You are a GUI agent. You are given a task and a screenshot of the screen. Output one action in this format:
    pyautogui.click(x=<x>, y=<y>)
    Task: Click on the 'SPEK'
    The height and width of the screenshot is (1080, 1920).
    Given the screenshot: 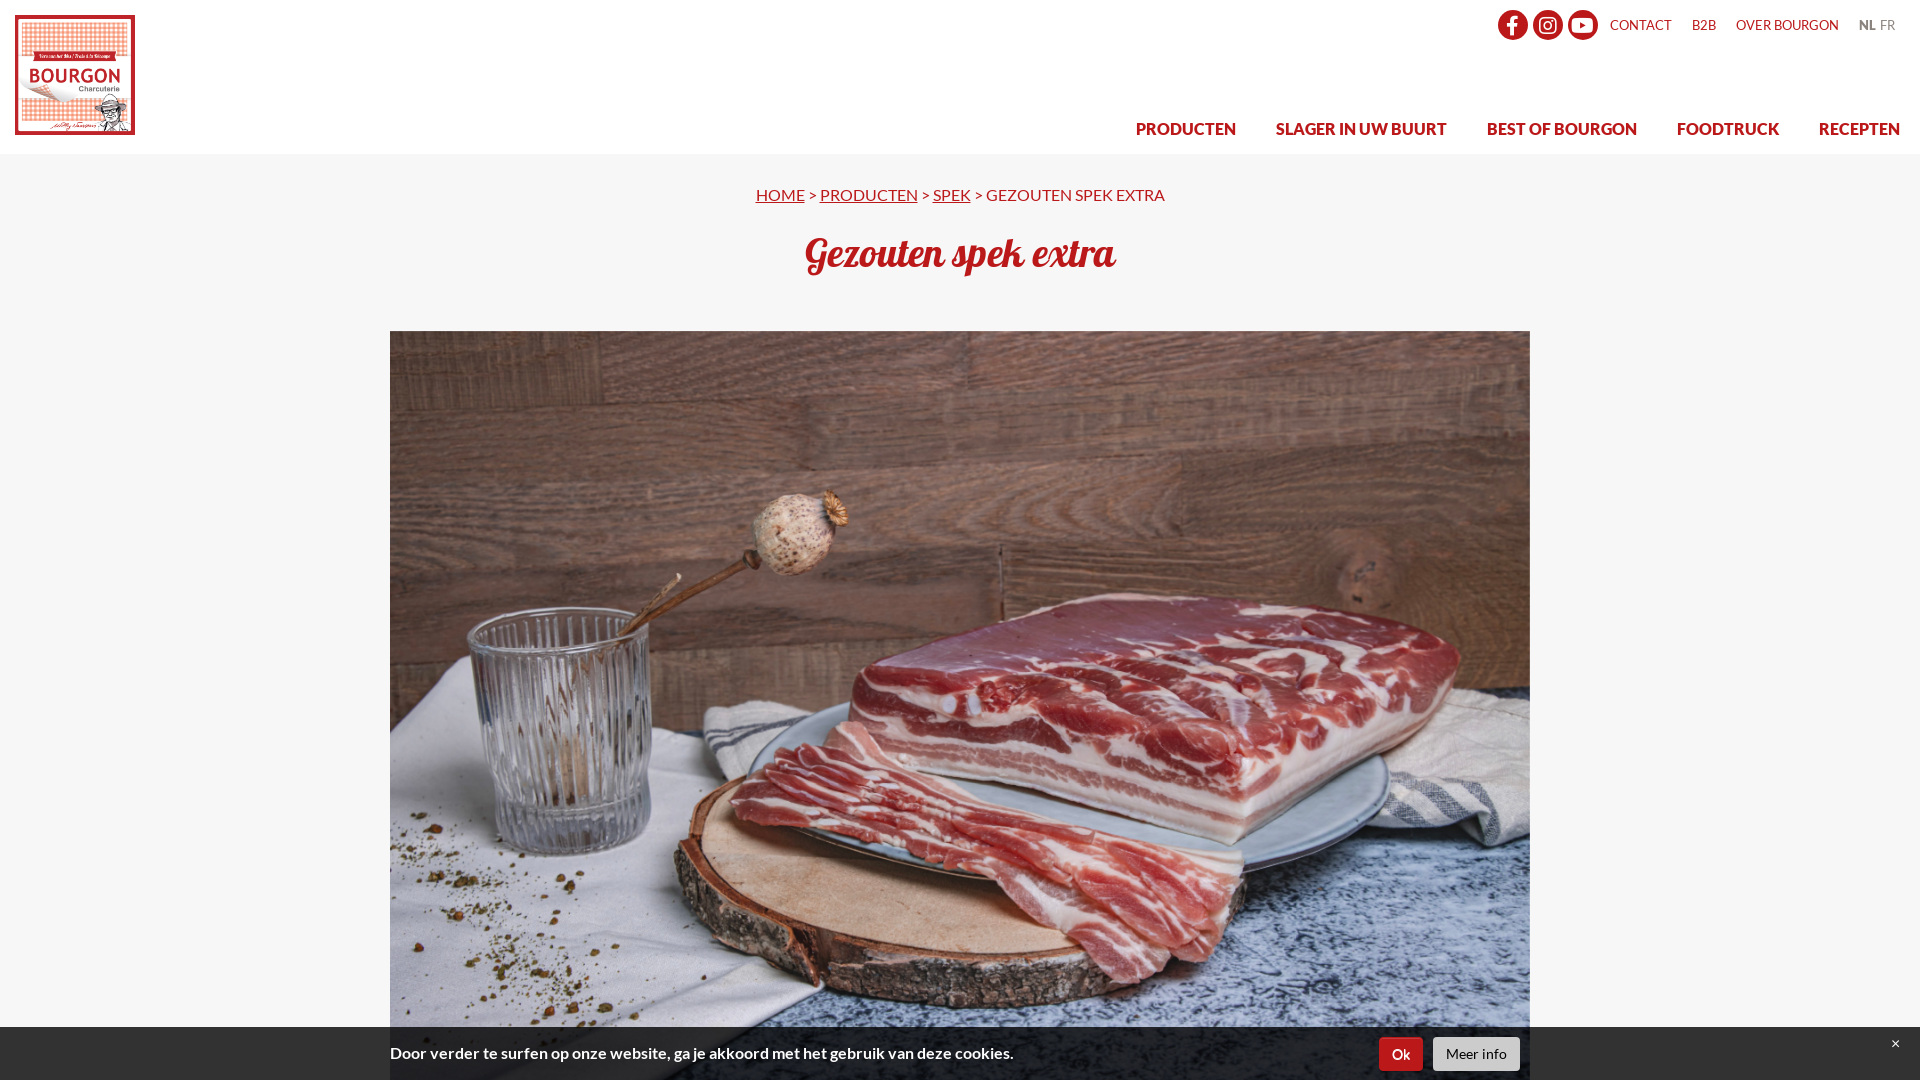 What is the action you would take?
    pyautogui.click(x=949, y=194)
    